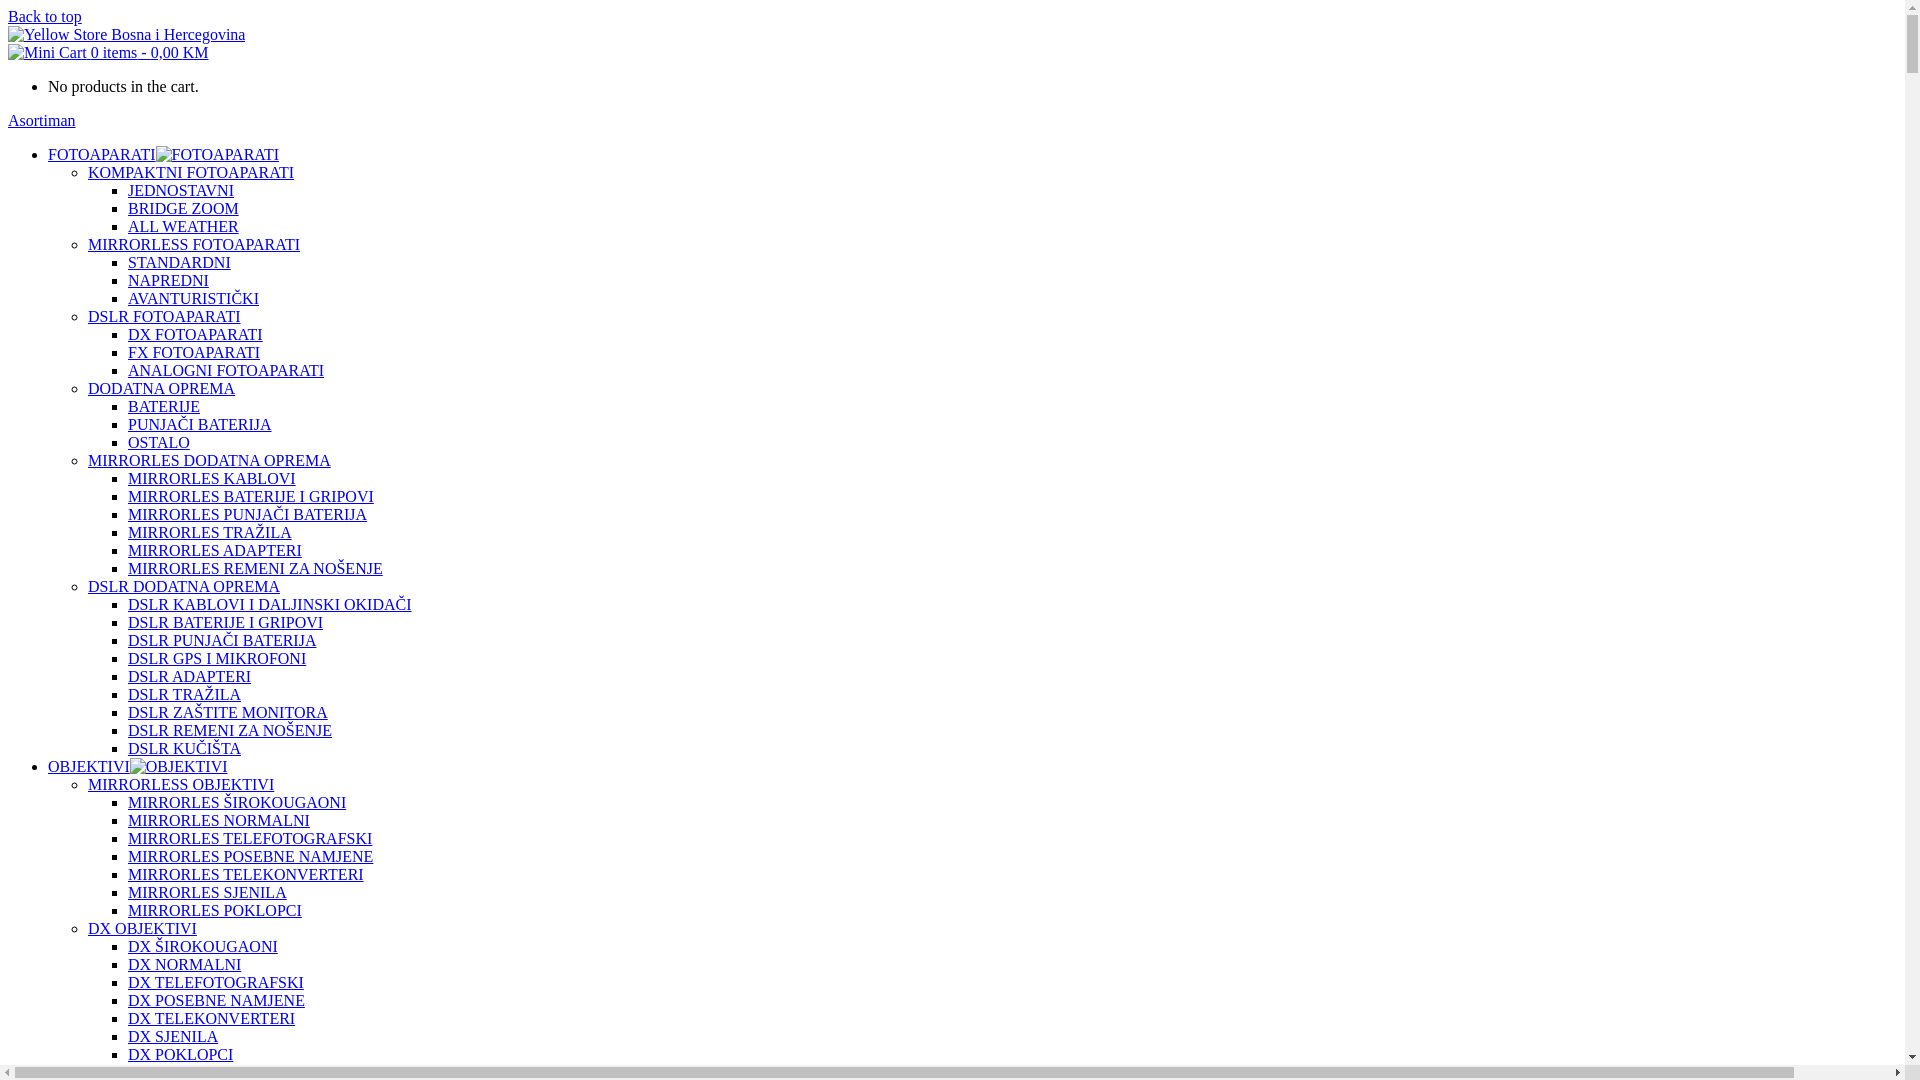 This screenshot has width=1920, height=1080. What do you see at coordinates (181, 190) in the screenshot?
I see `'JEDNOSTAVNI'` at bounding box center [181, 190].